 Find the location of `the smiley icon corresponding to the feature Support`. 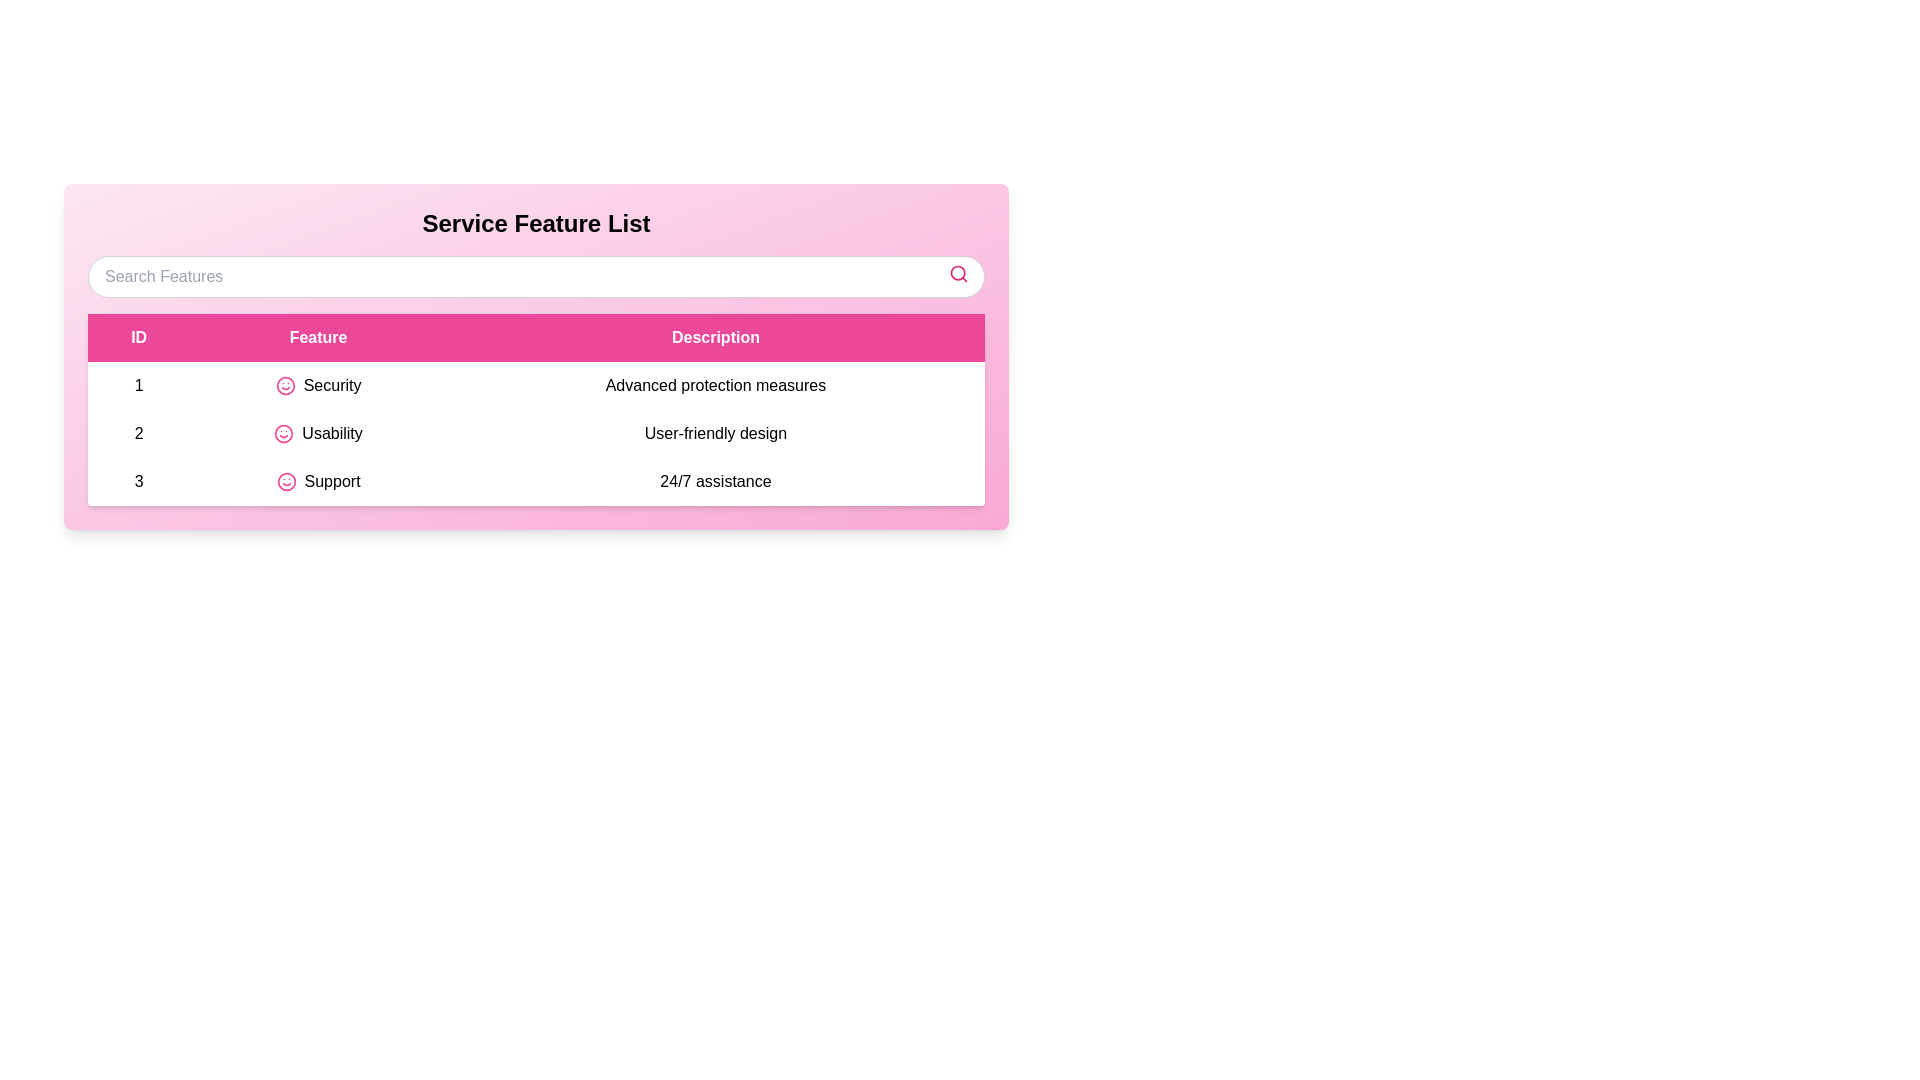

the smiley icon corresponding to the feature Support is located at coordinates (285, 482).